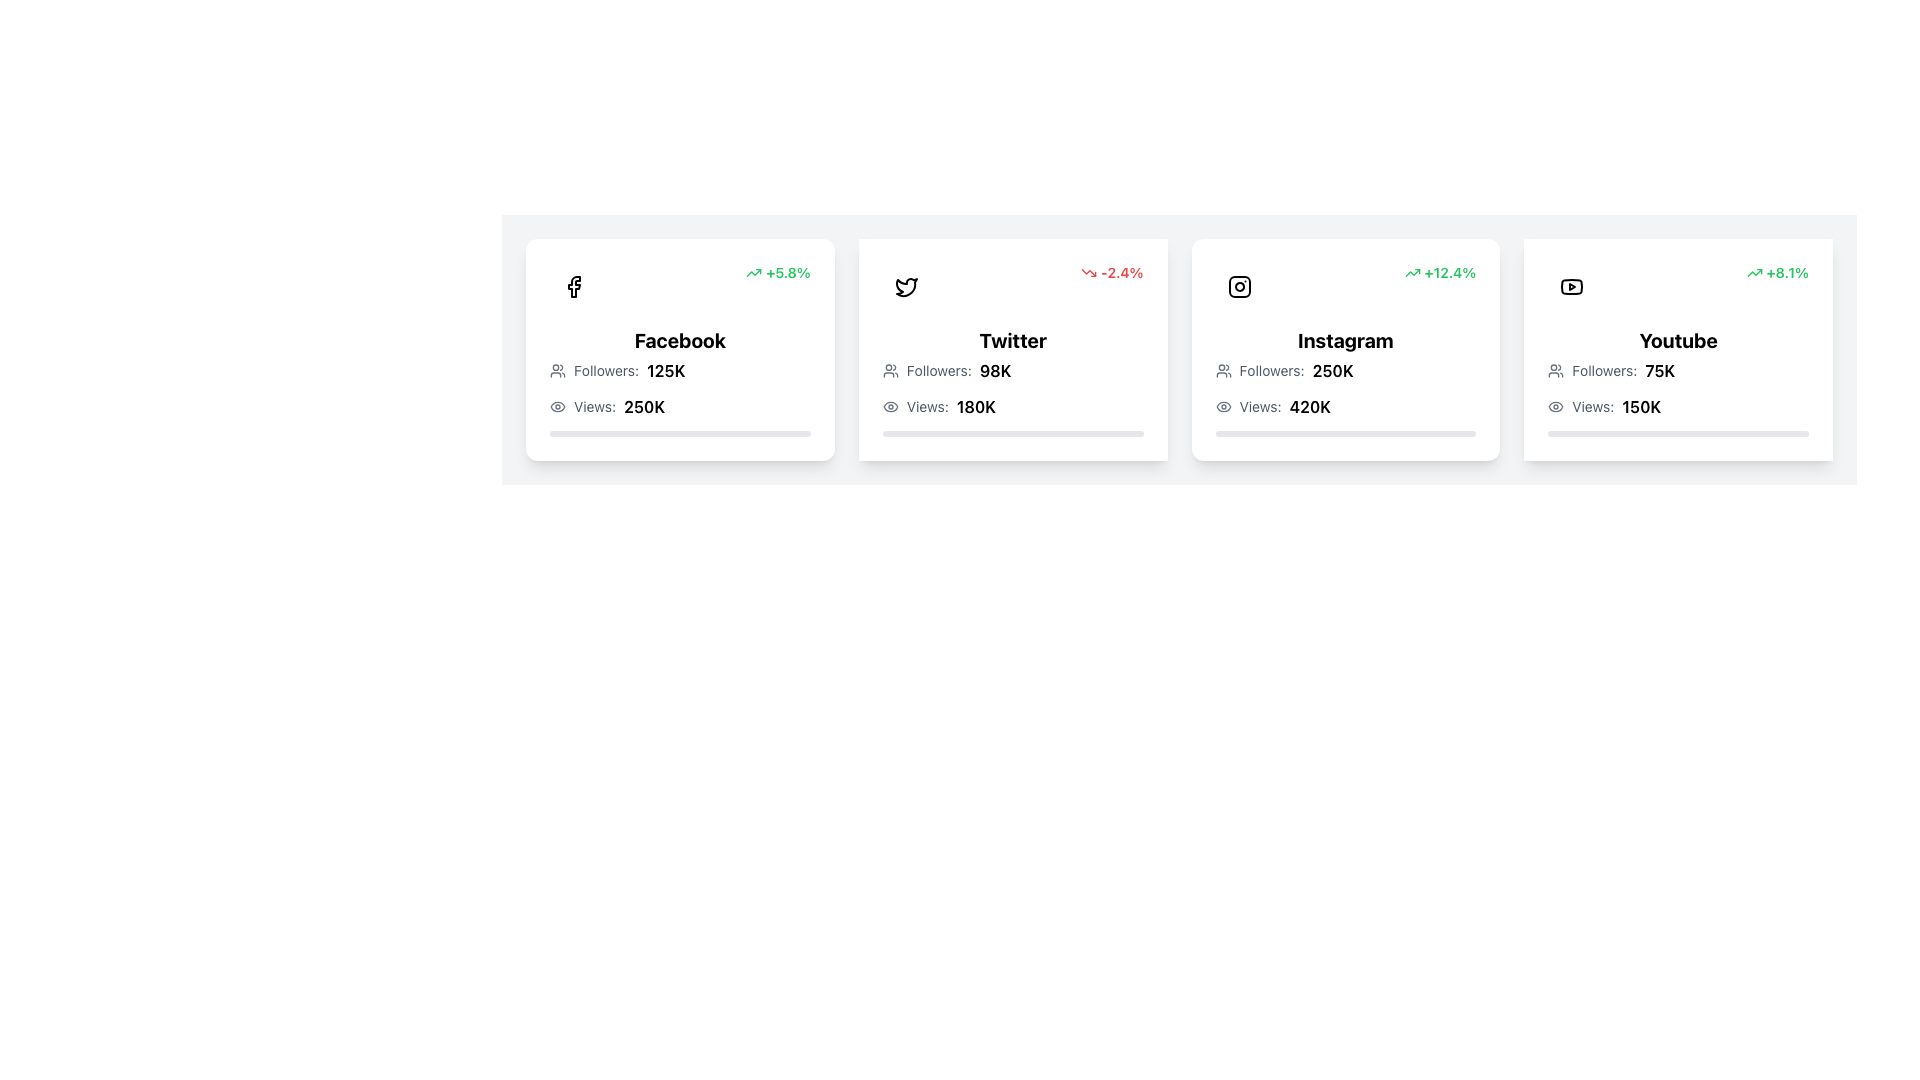 The image size is (1920, 1080). I want to click on the text label displaying '125K', so click(666, 370).